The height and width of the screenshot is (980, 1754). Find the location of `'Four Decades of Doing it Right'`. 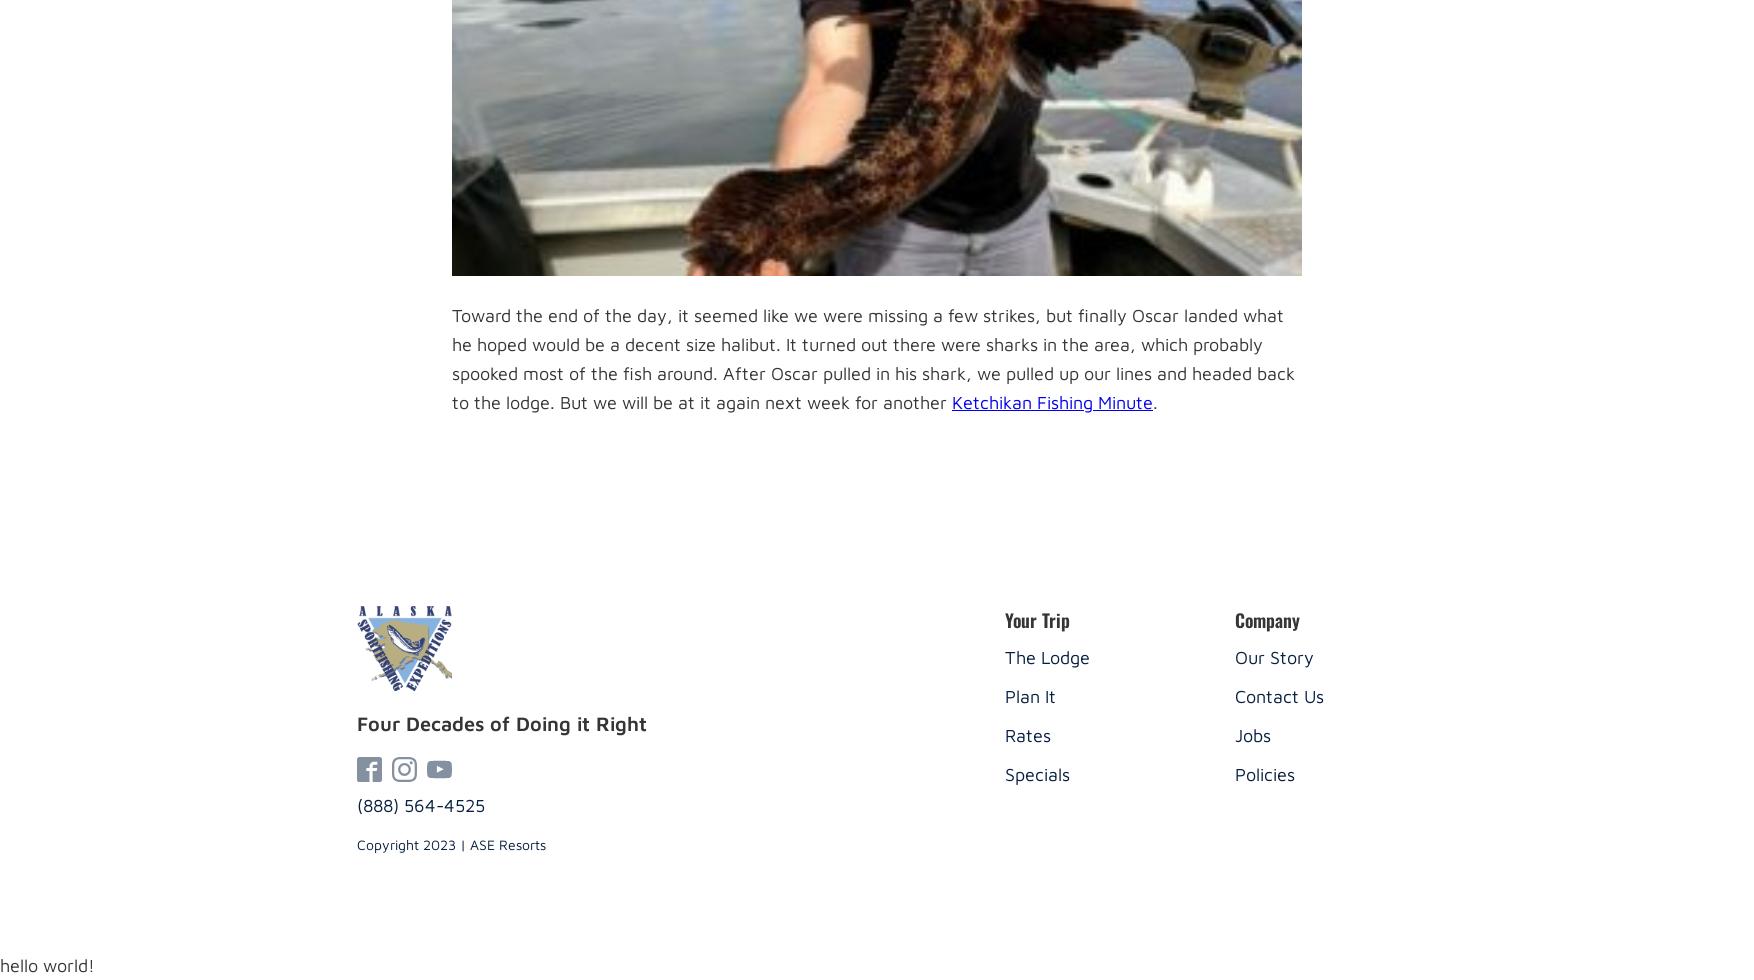

'Four Decades of Doing it Right' is located at coordinates (500, 722).